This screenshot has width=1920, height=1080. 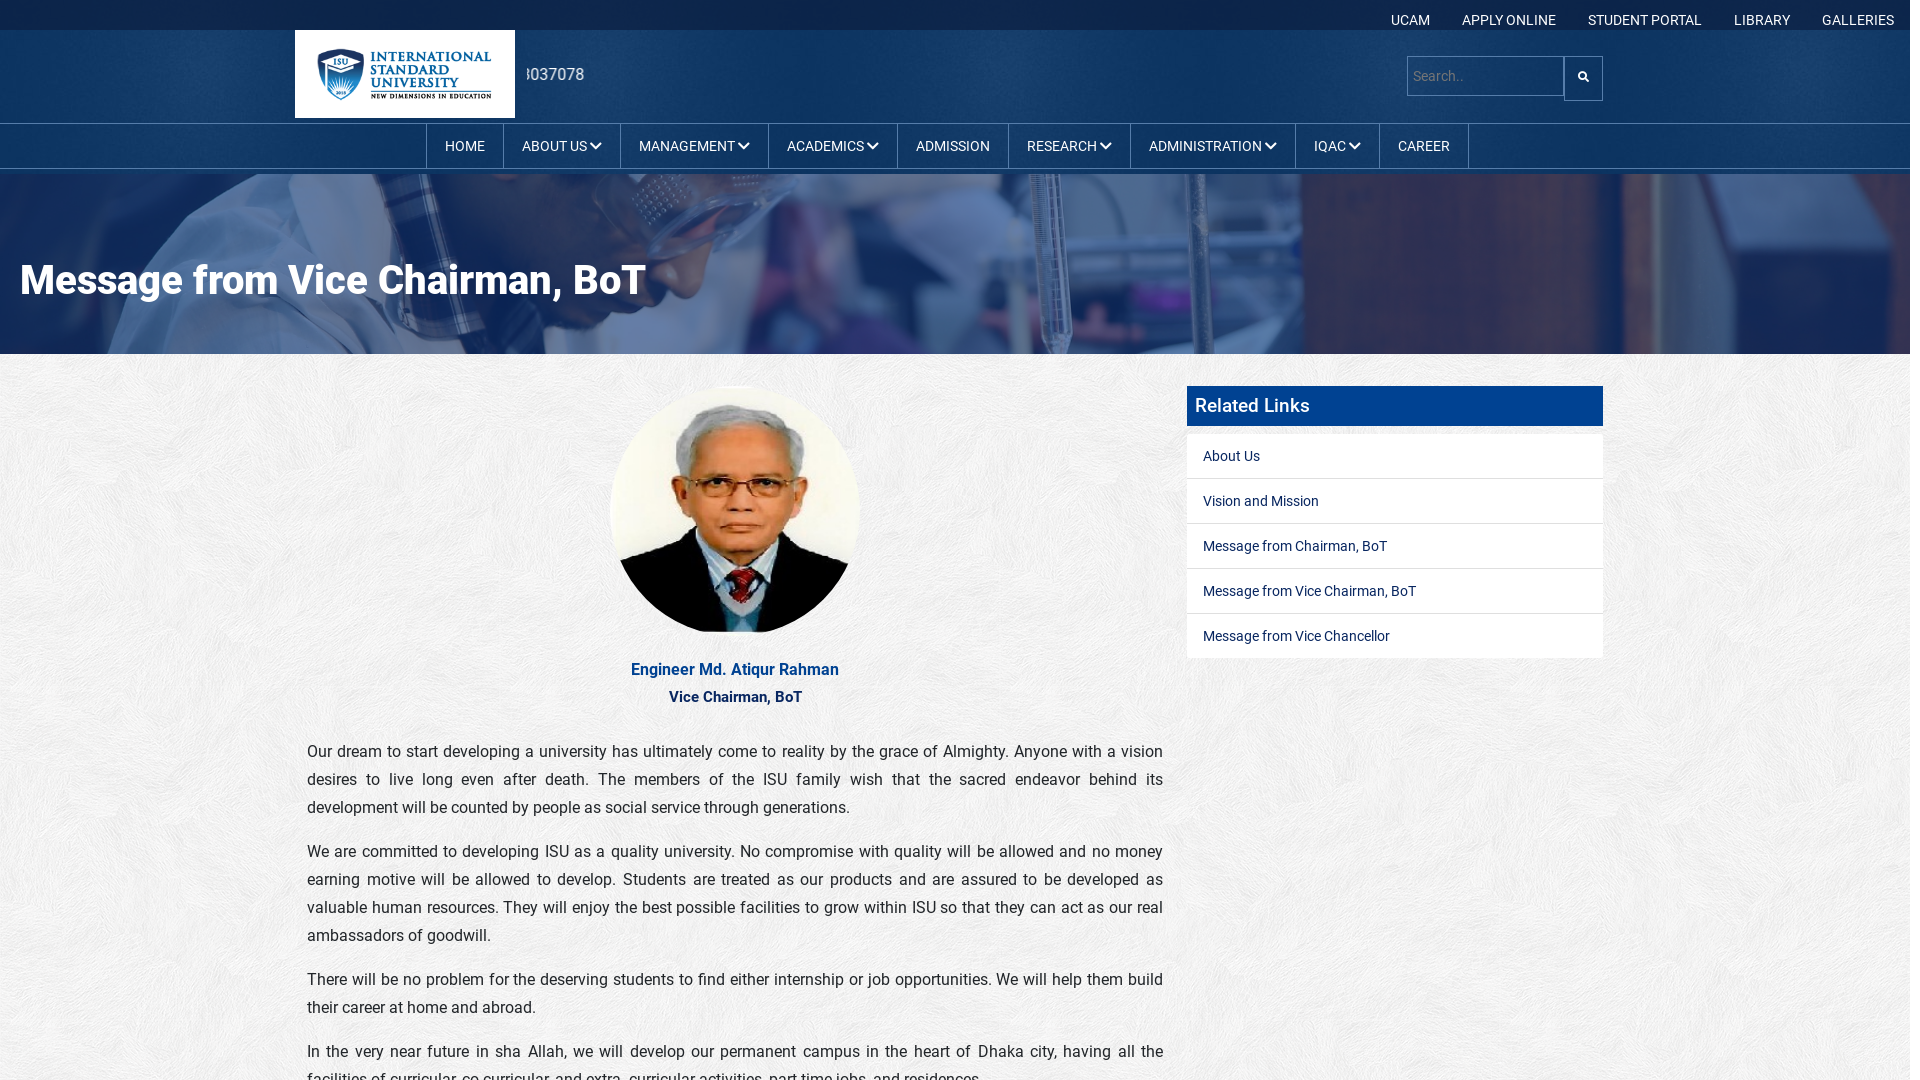 I want to click on 'ABOUT US', so click(x=560, y=145).